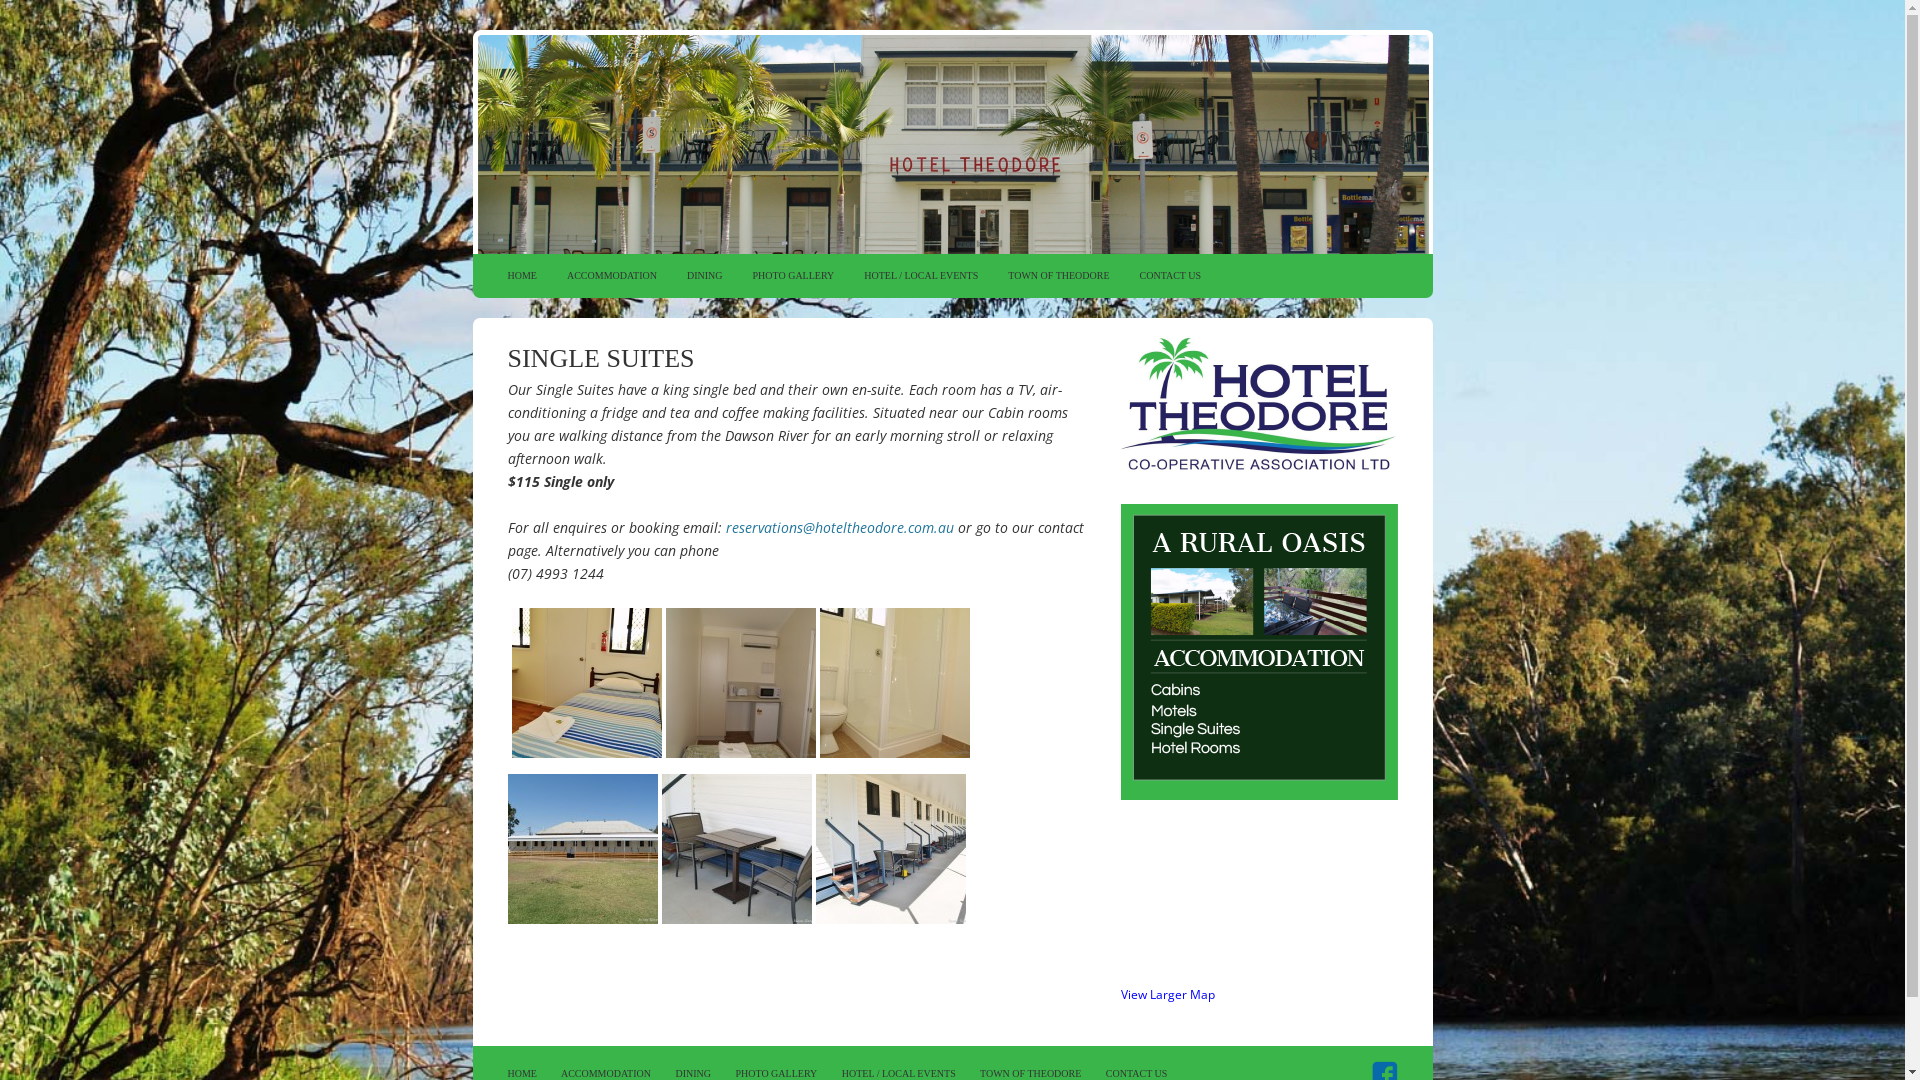 This screenshot has height=1080, width=1920. Describe the element at coordinates (775, 1072) in the screenshot. I see `'PHOTO GALLERY'` at that location.